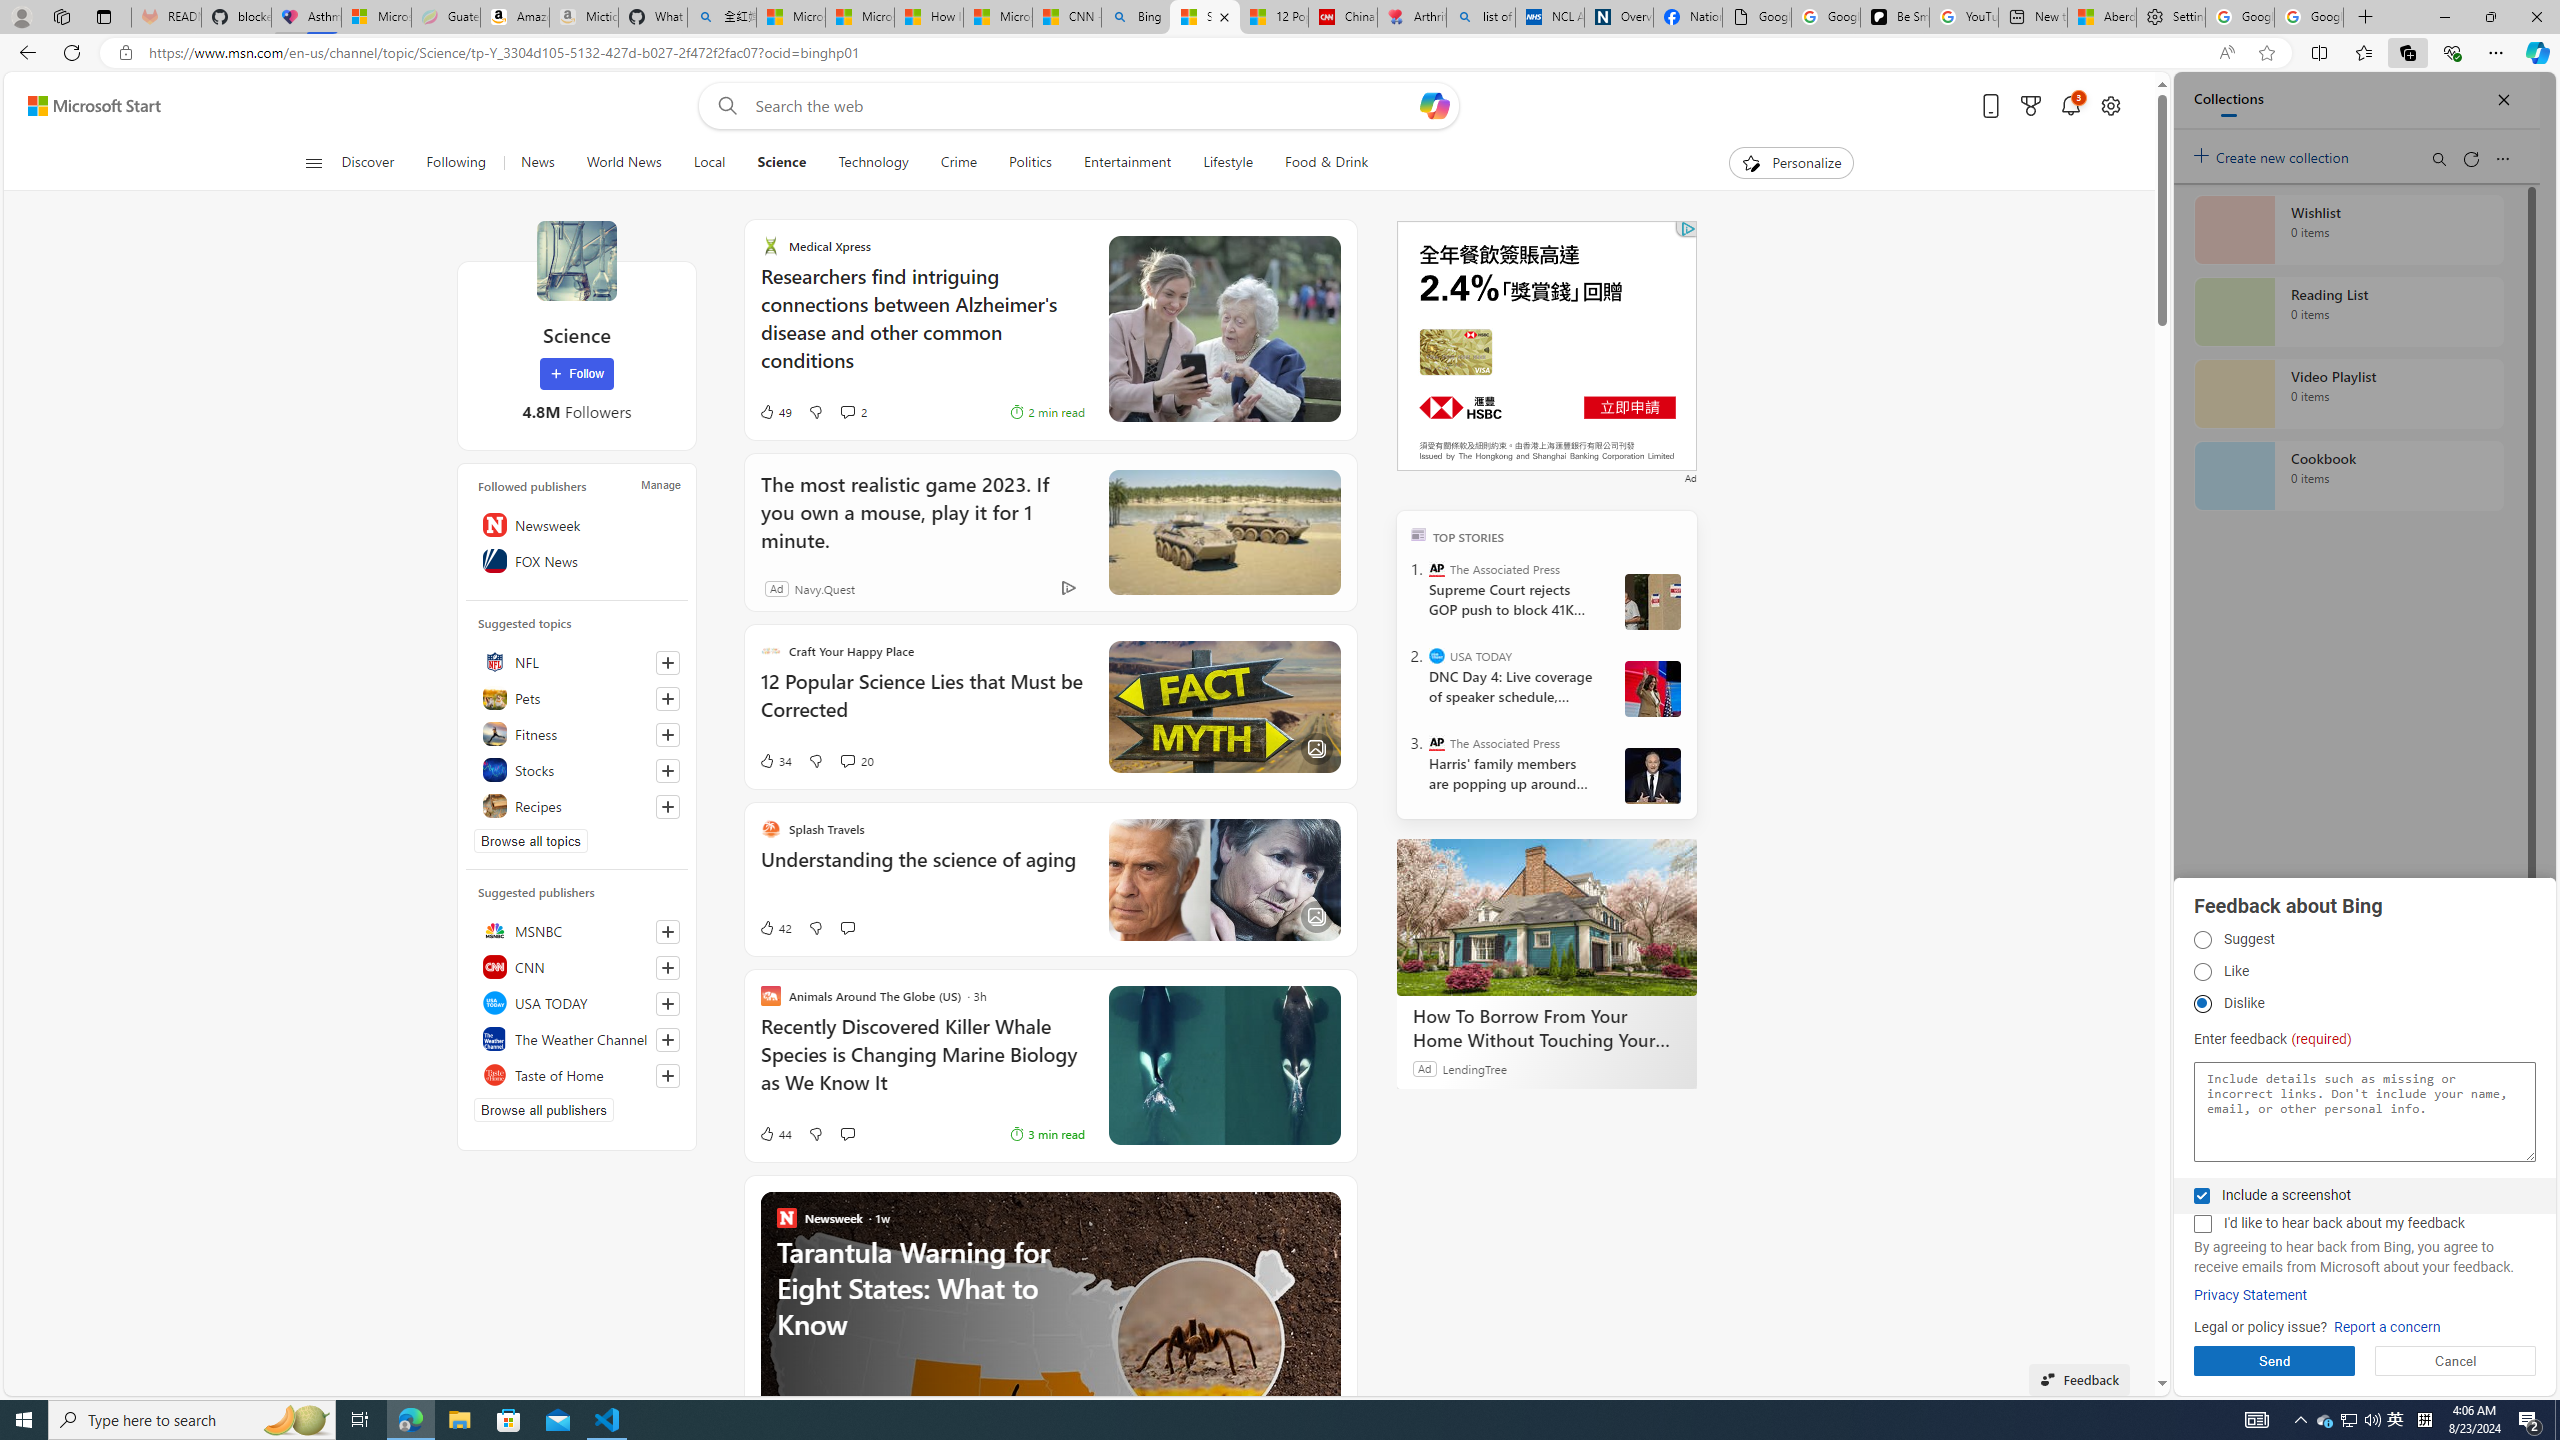 The width and height of the screenshot is (2560, 1440). Describe the element at coordinates (2100, 16) in the screenshot. I see `'Aberdeen, Hong Kong SAR hourly forecast | Microsoft Weather'` at that location.